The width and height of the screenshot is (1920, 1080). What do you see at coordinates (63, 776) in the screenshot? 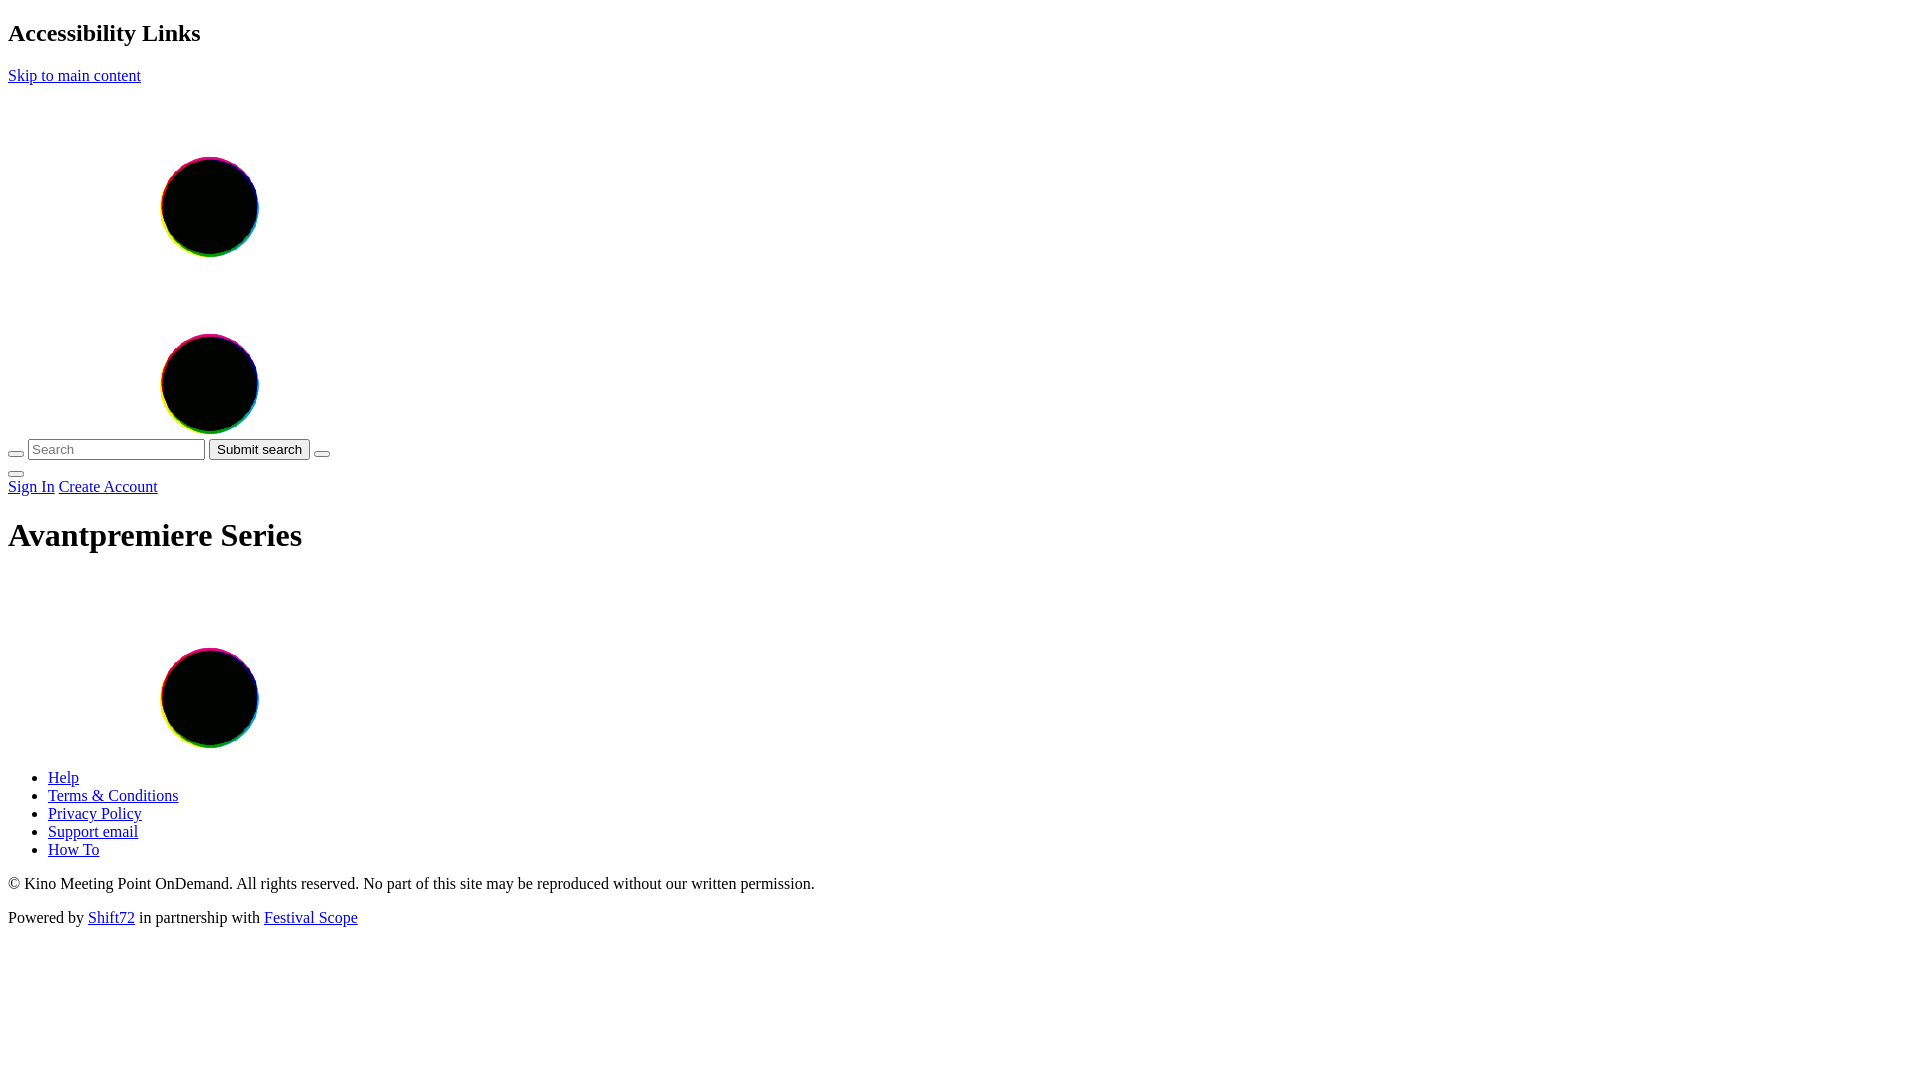
I see `'Help'` at bounding box center [63, 776].